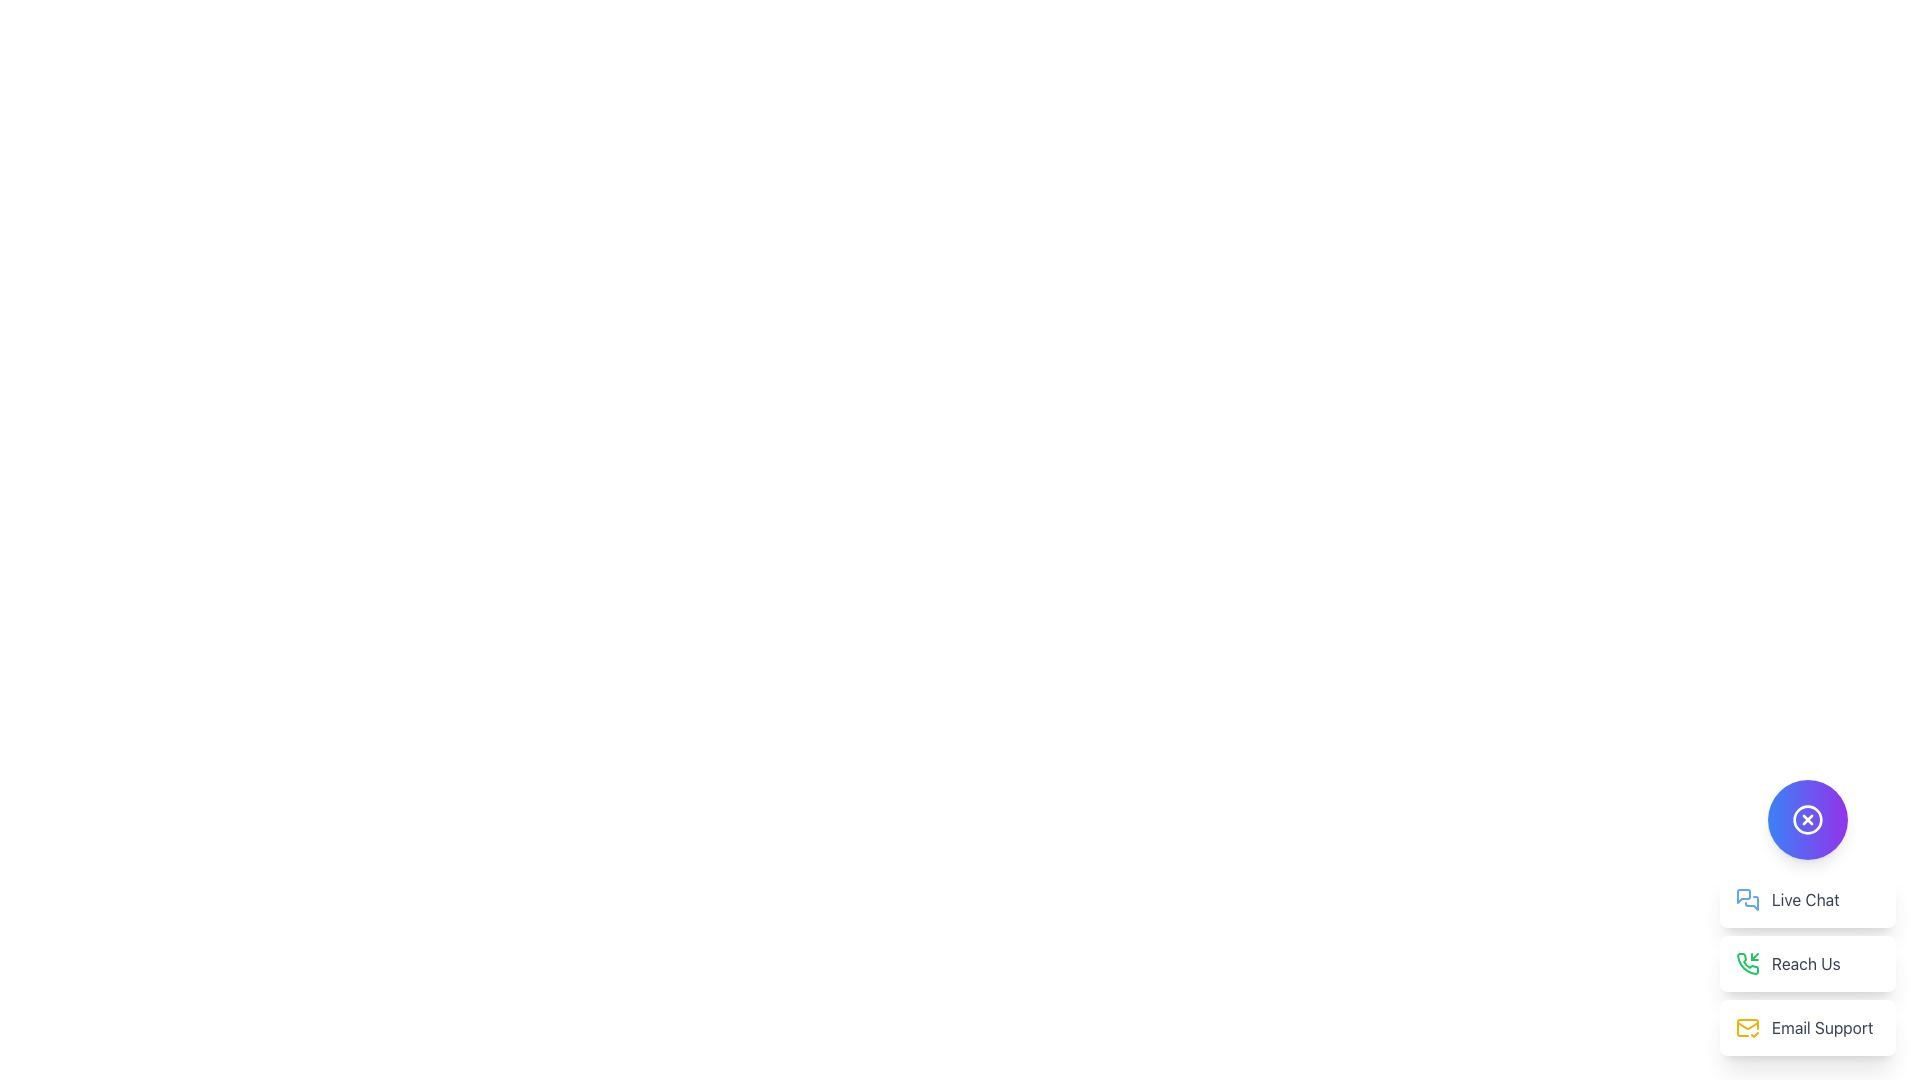 Image resolution: width=1920 pixels, height=1080 pixels. I want to click on the email support icon located at the top-left corner of the 'Email Support' card, which is the third item in a vertical stack of cards in the bottom-right corner of the interface, so click(1746, 1028).